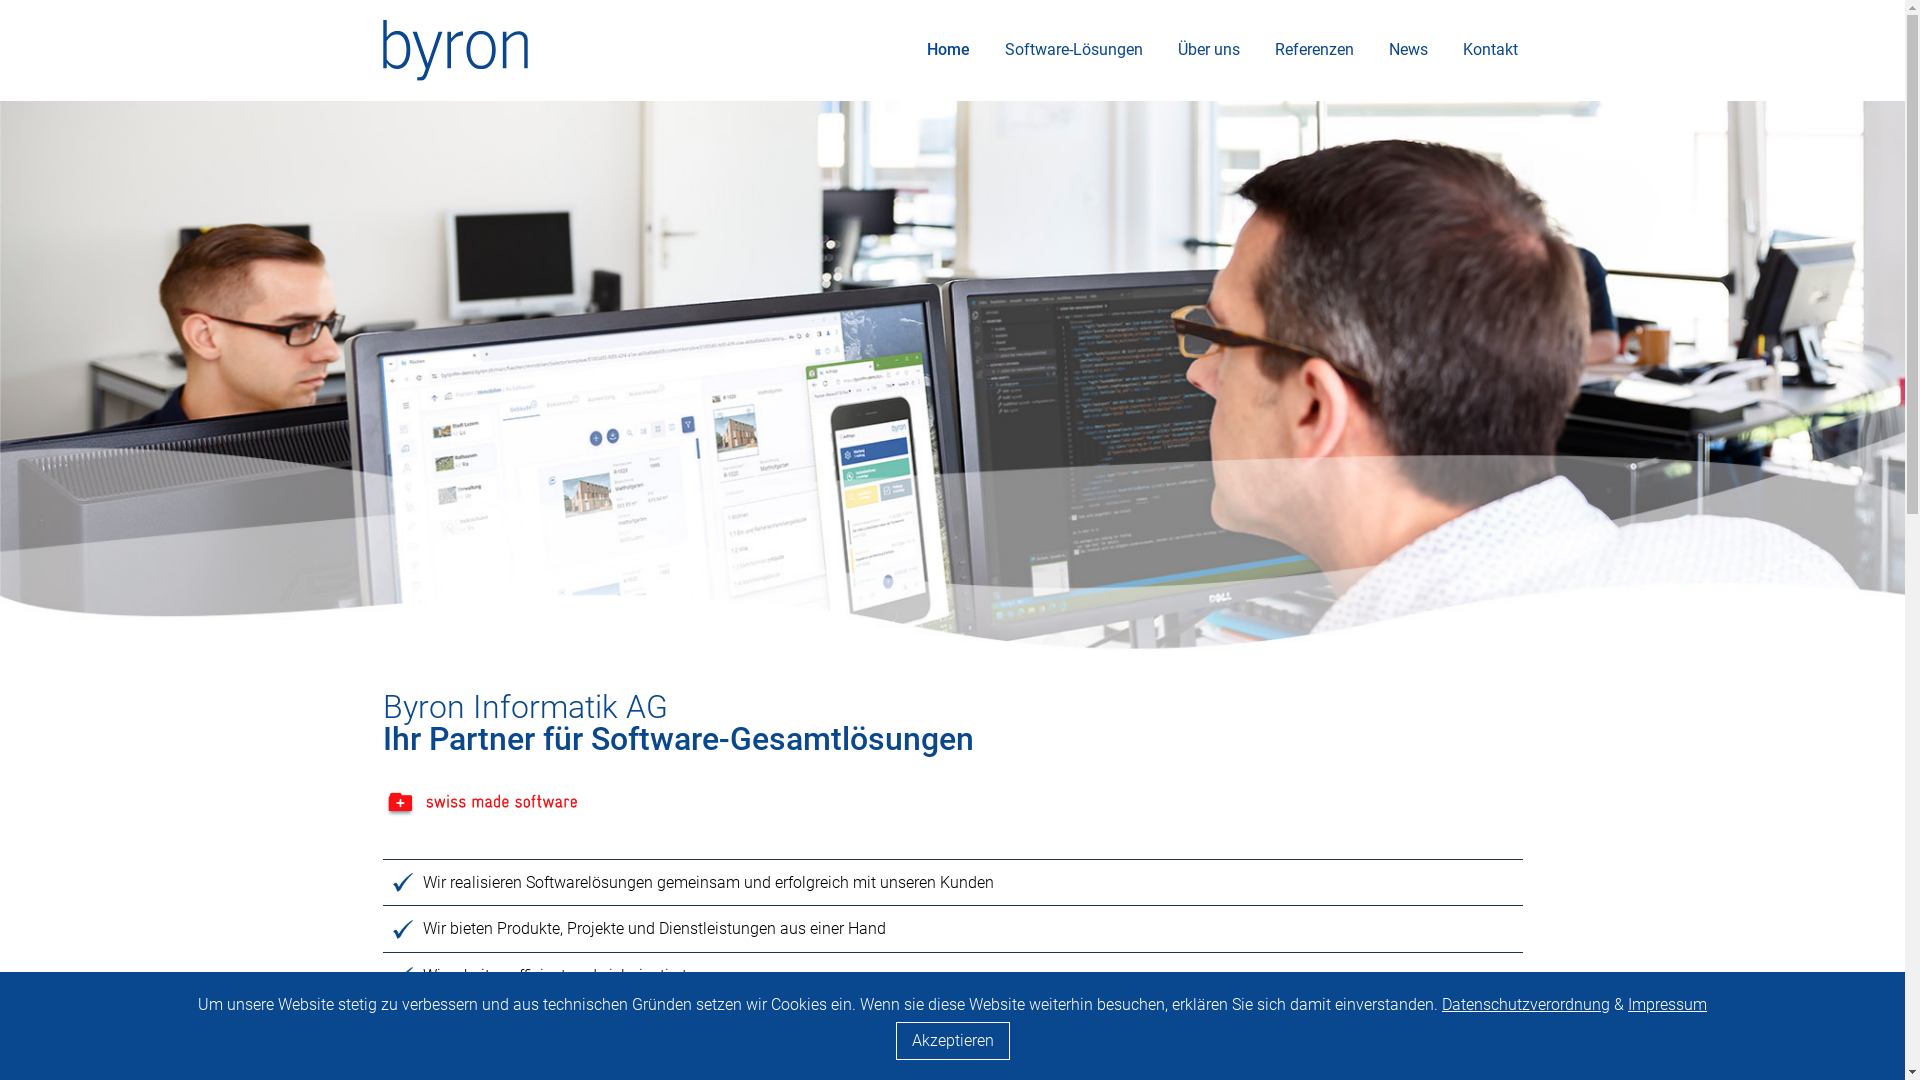  Describe the element at coordinates (1667, 1004) in the screenshot. I see `'Impressum'` at that location.